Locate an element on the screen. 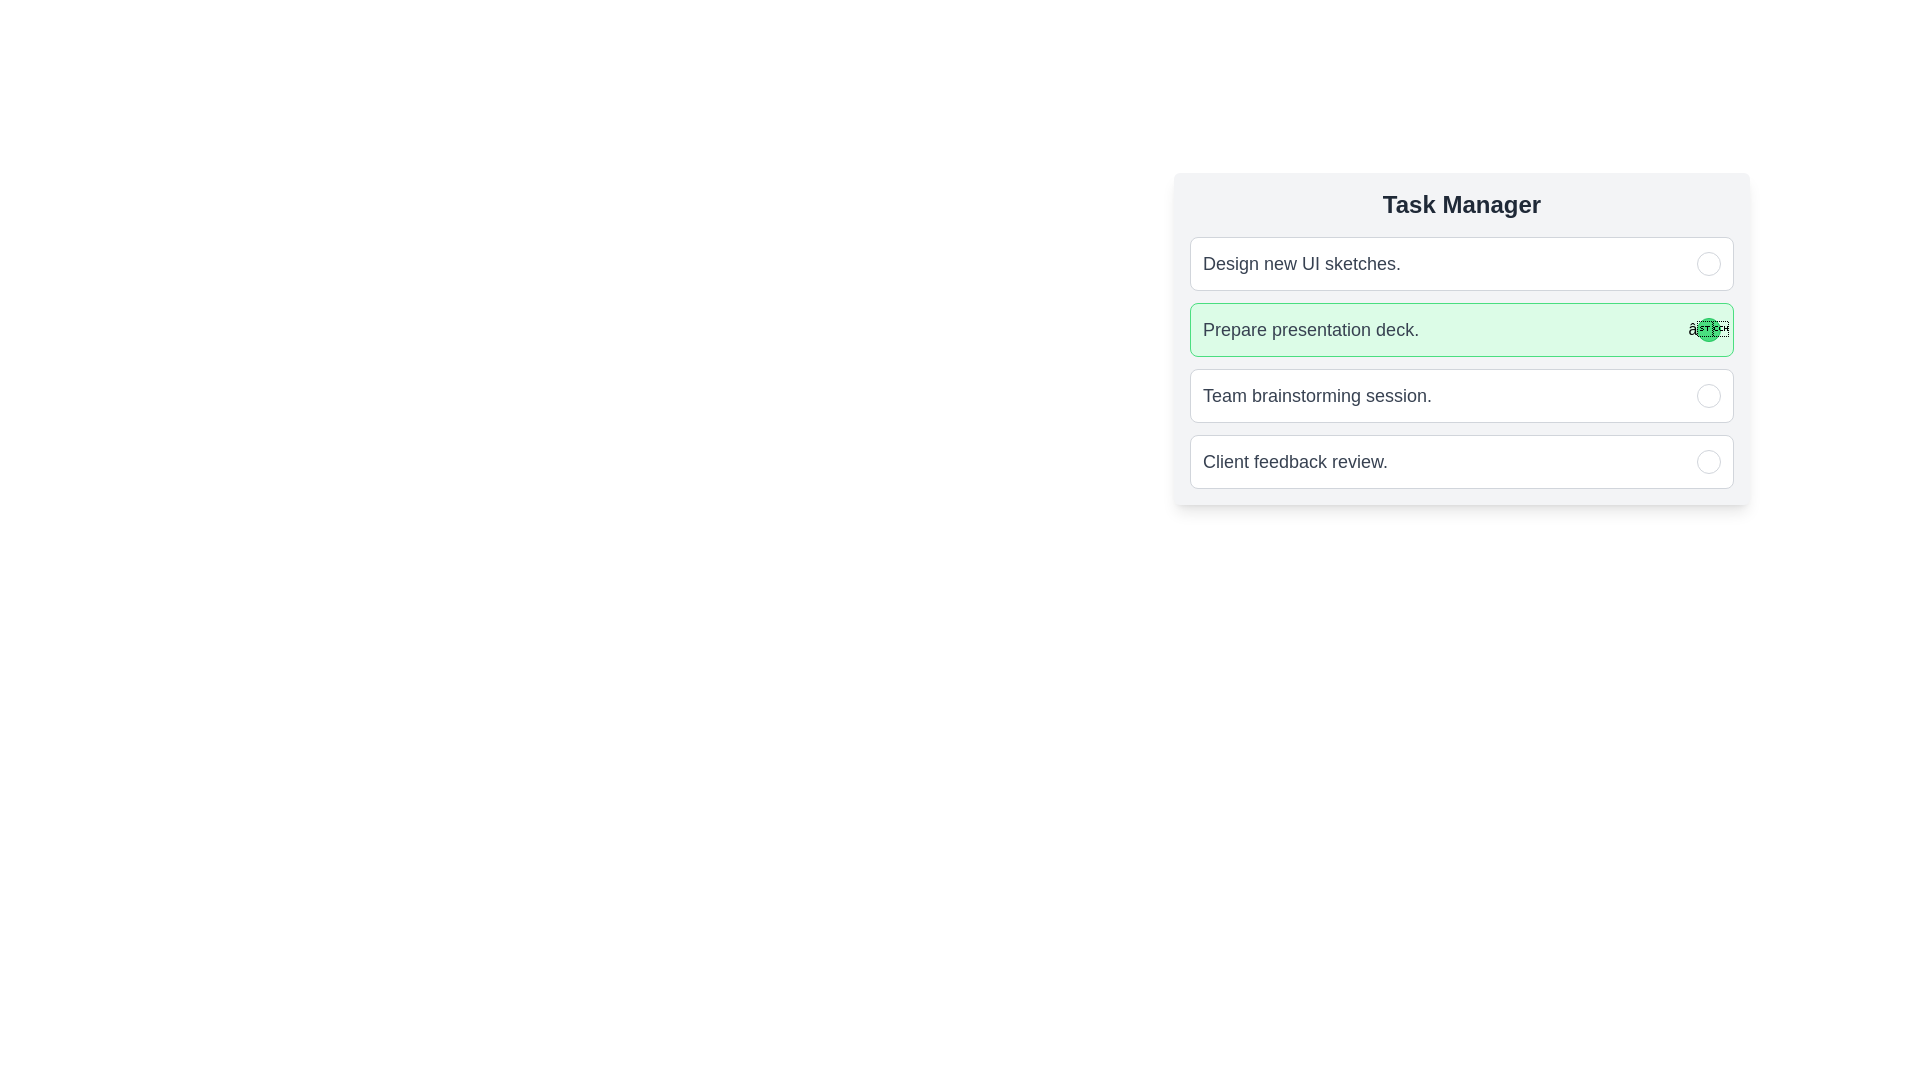 Image resolution: width=1920 pixels, height=1080 pixels. text from the 'Prepare presentation deck' label, which is the second item in the Task Manager widget, displayed against a green background is located at coordinates (1310, 329).